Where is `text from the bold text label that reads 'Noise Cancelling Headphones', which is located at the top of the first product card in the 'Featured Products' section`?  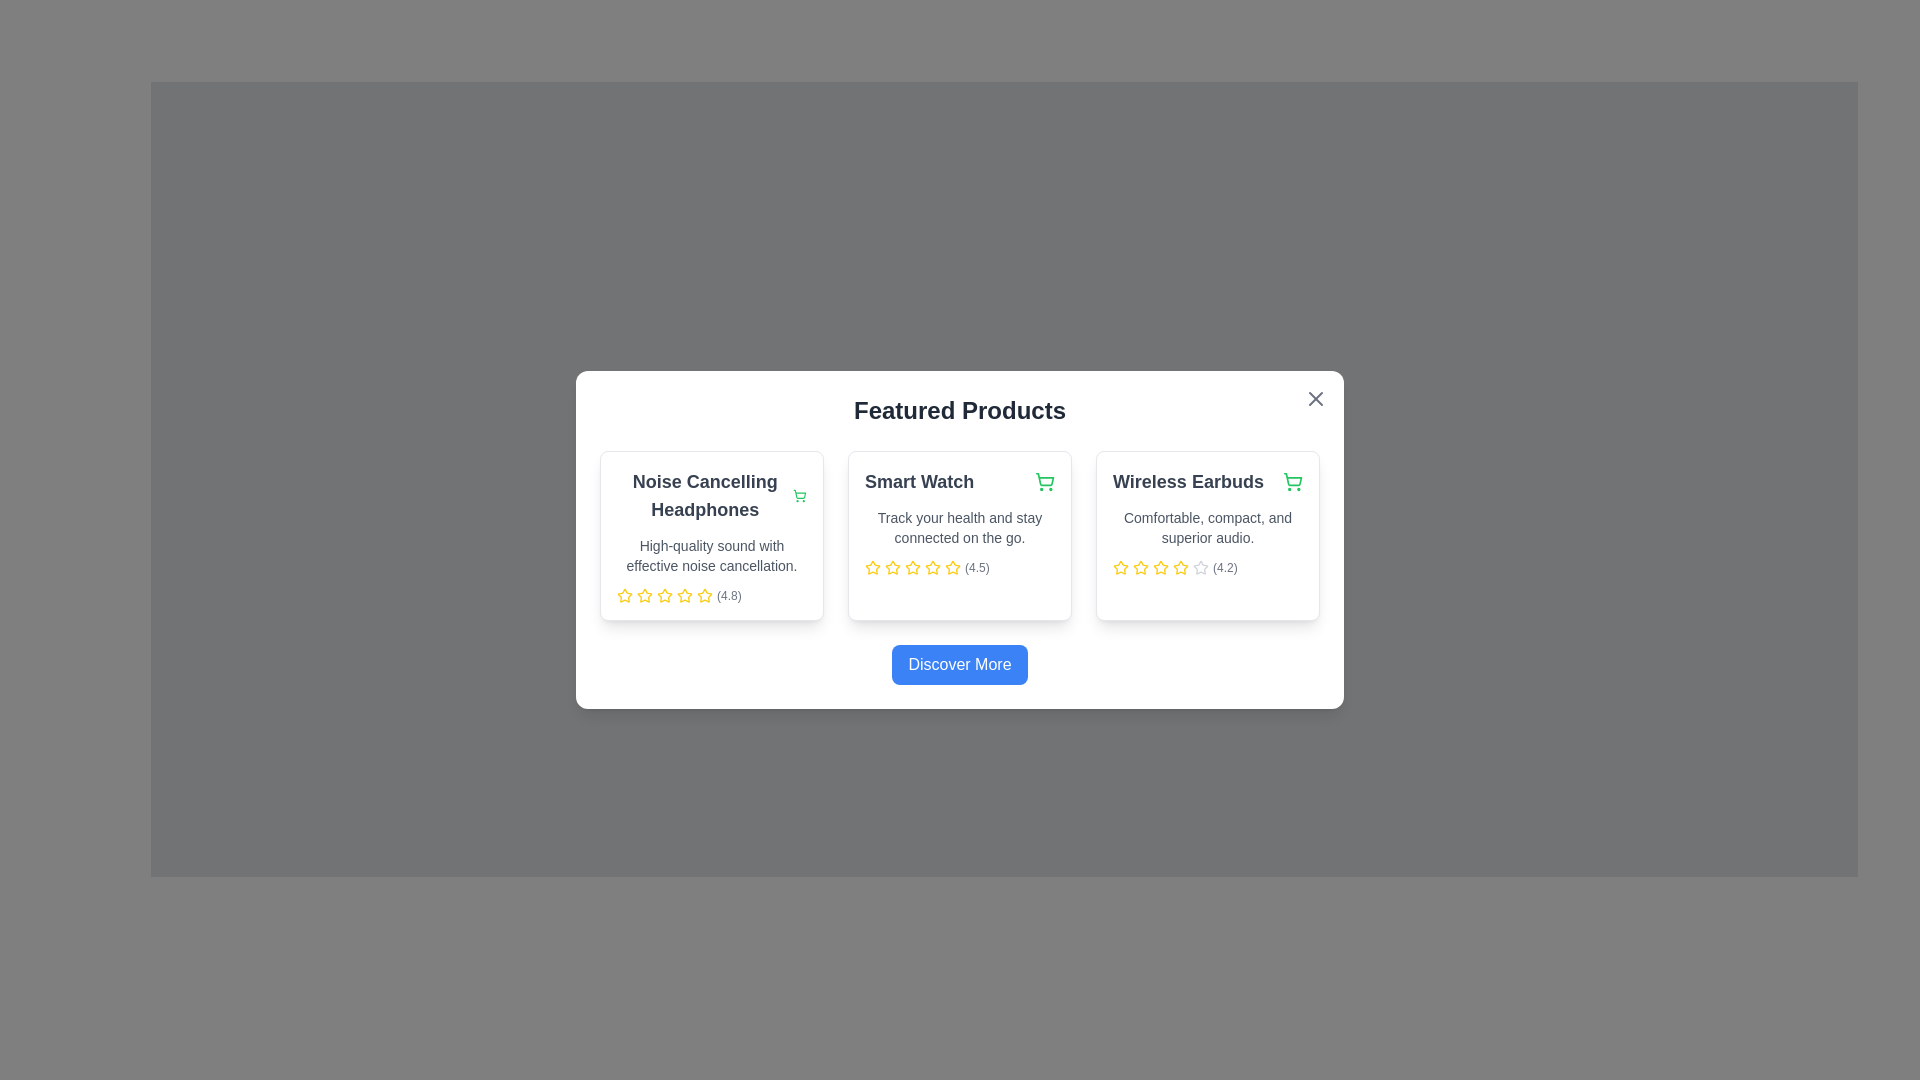
text from the bold text label that reads 'Noise Cancelling Headphones', which is located at the top of the first product card in the 'Featured Products' section is located at coordinates (711, 495).